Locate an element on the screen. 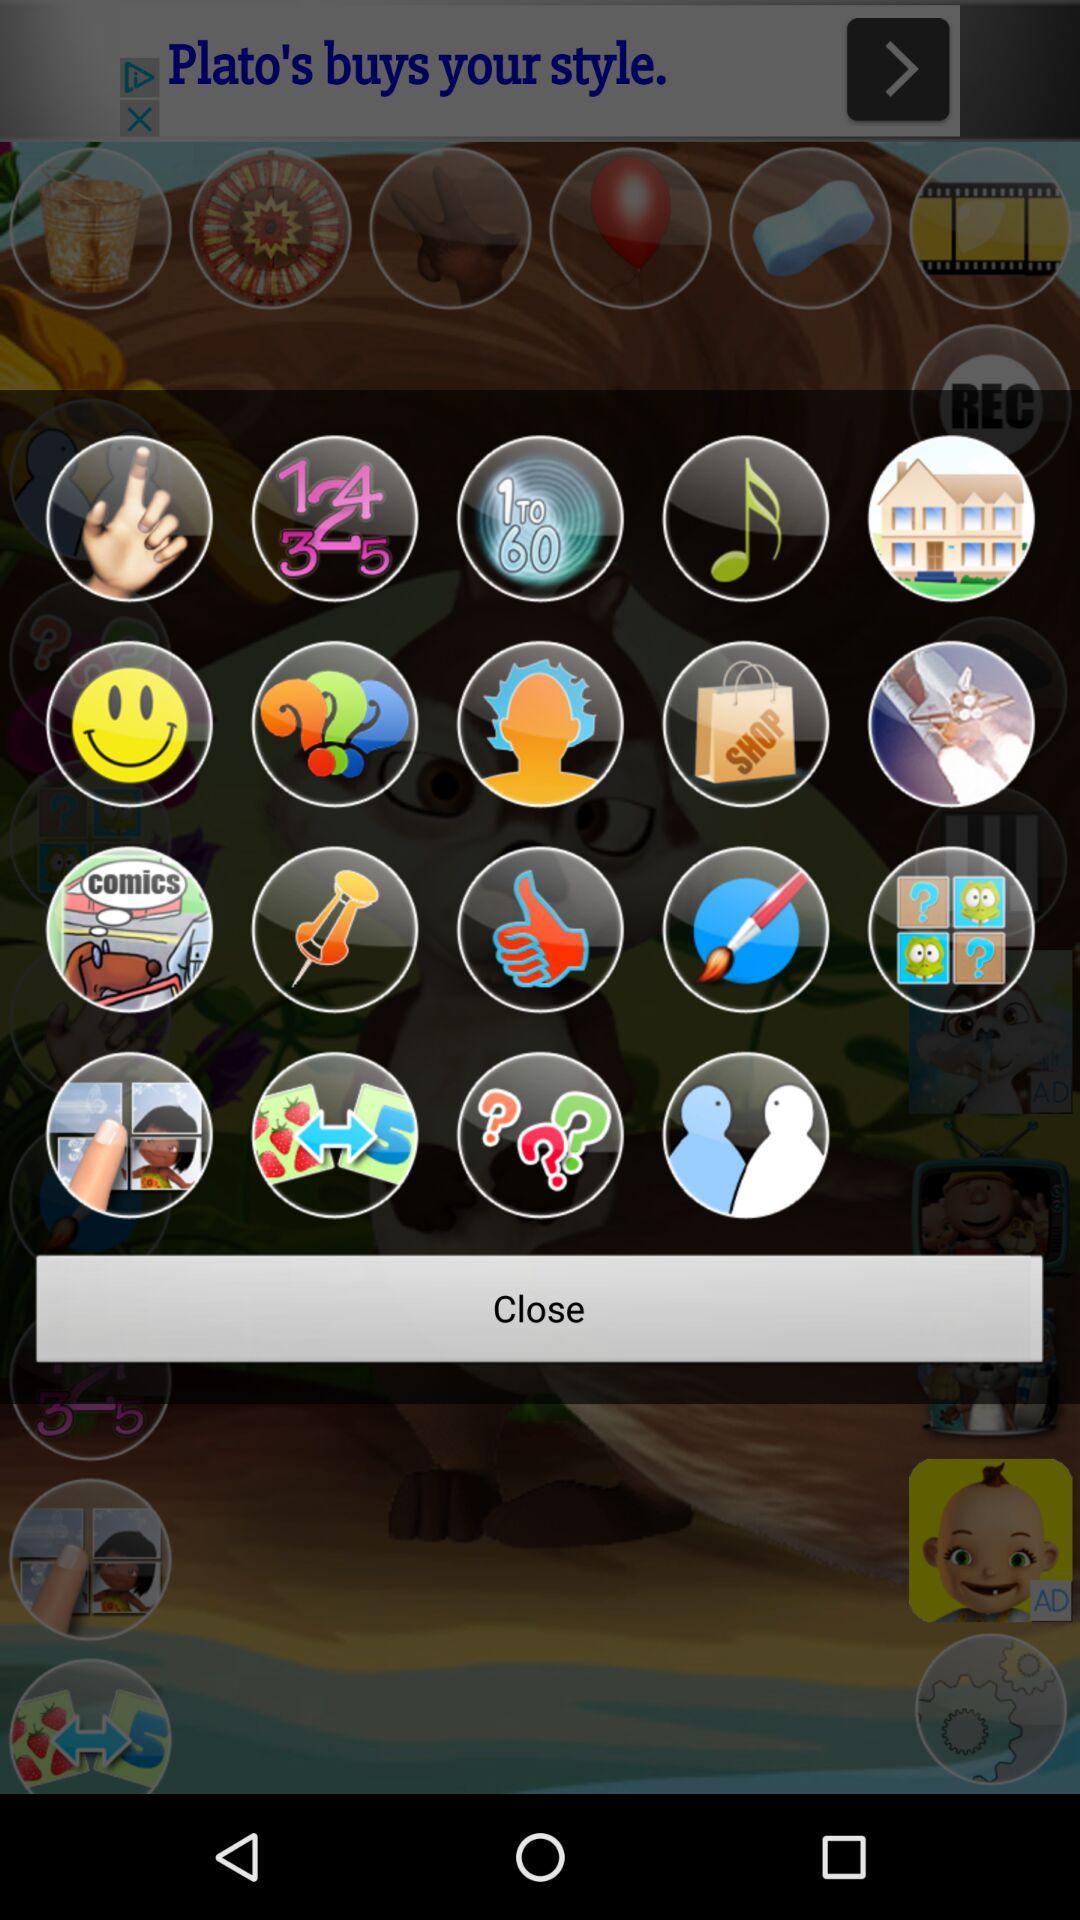 This screenshot has width=1080, height=1920. the close button is located at coordinates (540, 1314).